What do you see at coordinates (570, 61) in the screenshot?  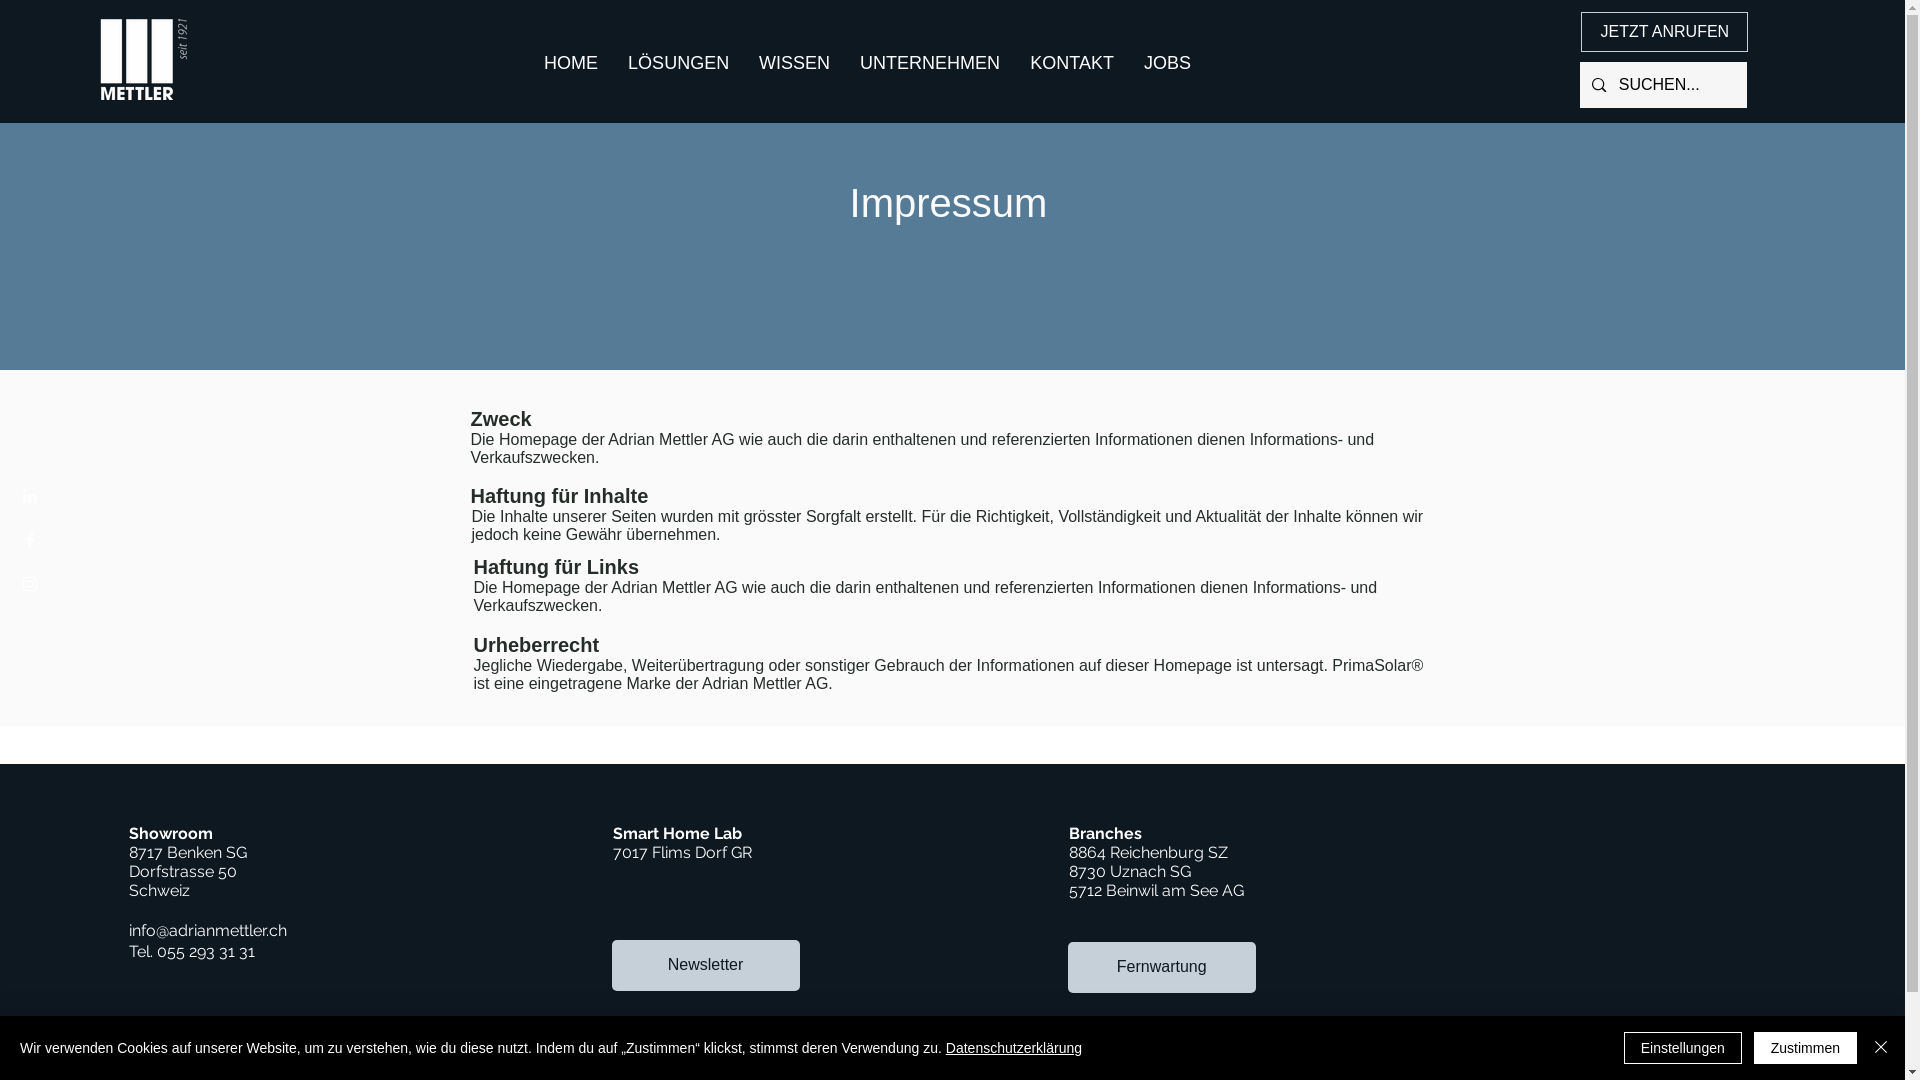 I see `'HOME'` at bounding box center [570, 61].